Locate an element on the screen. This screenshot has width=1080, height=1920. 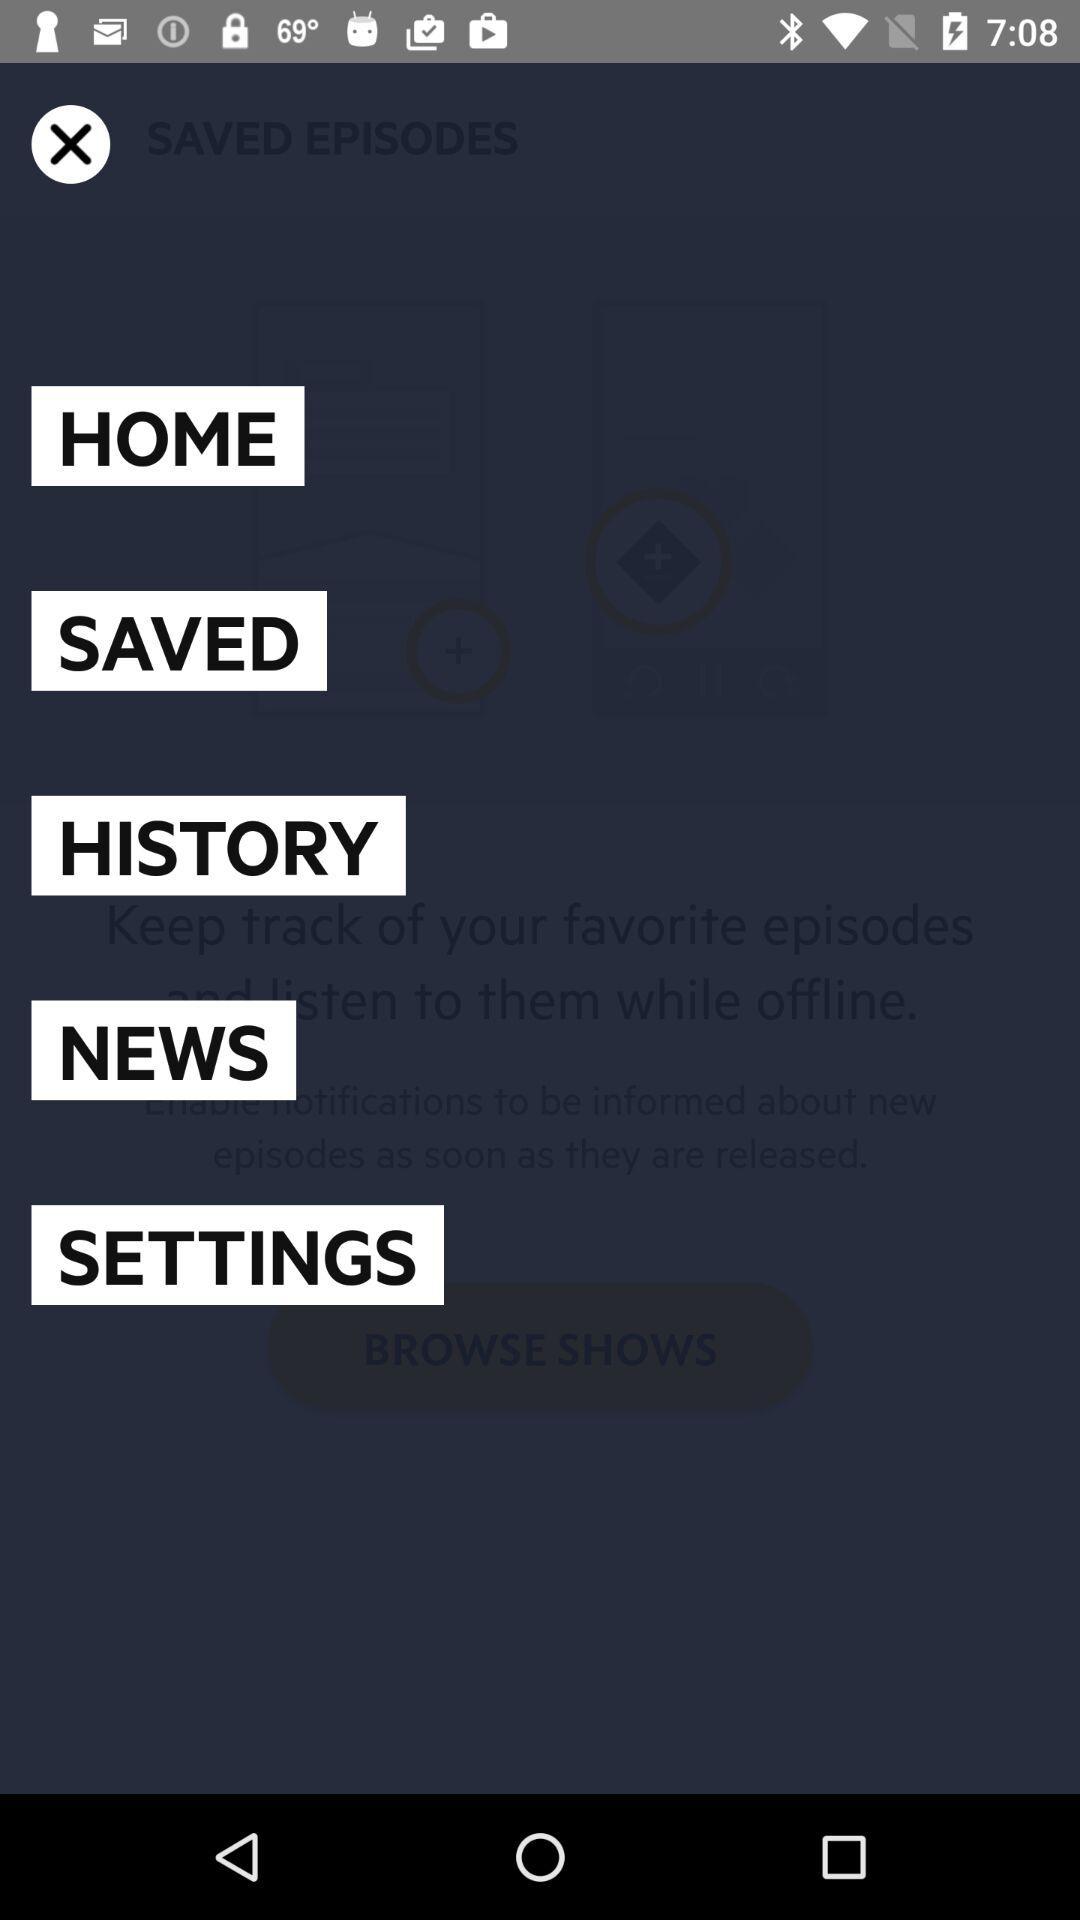
item above news item is located at coordinates (218, 845).